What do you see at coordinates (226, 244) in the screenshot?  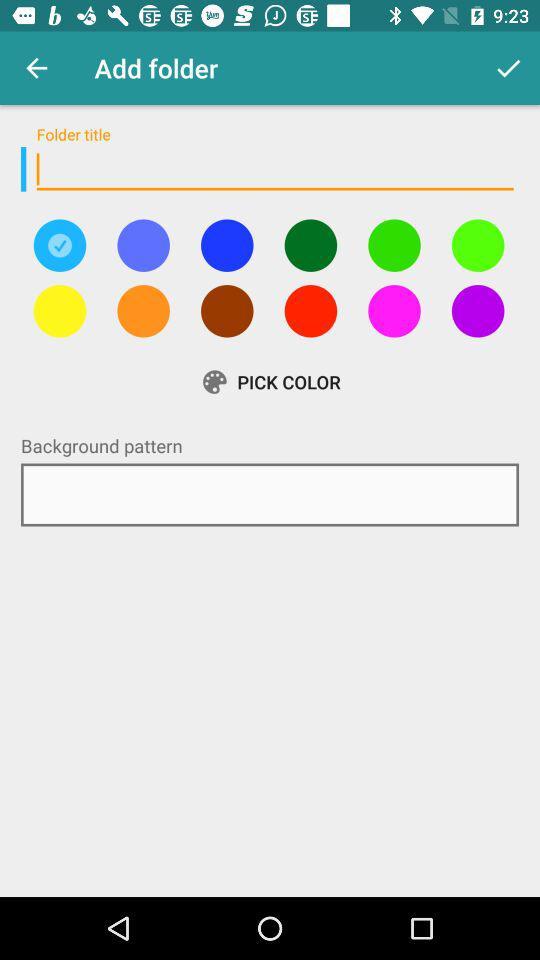 I see `the blue colour` at bounding box center [226, 244].